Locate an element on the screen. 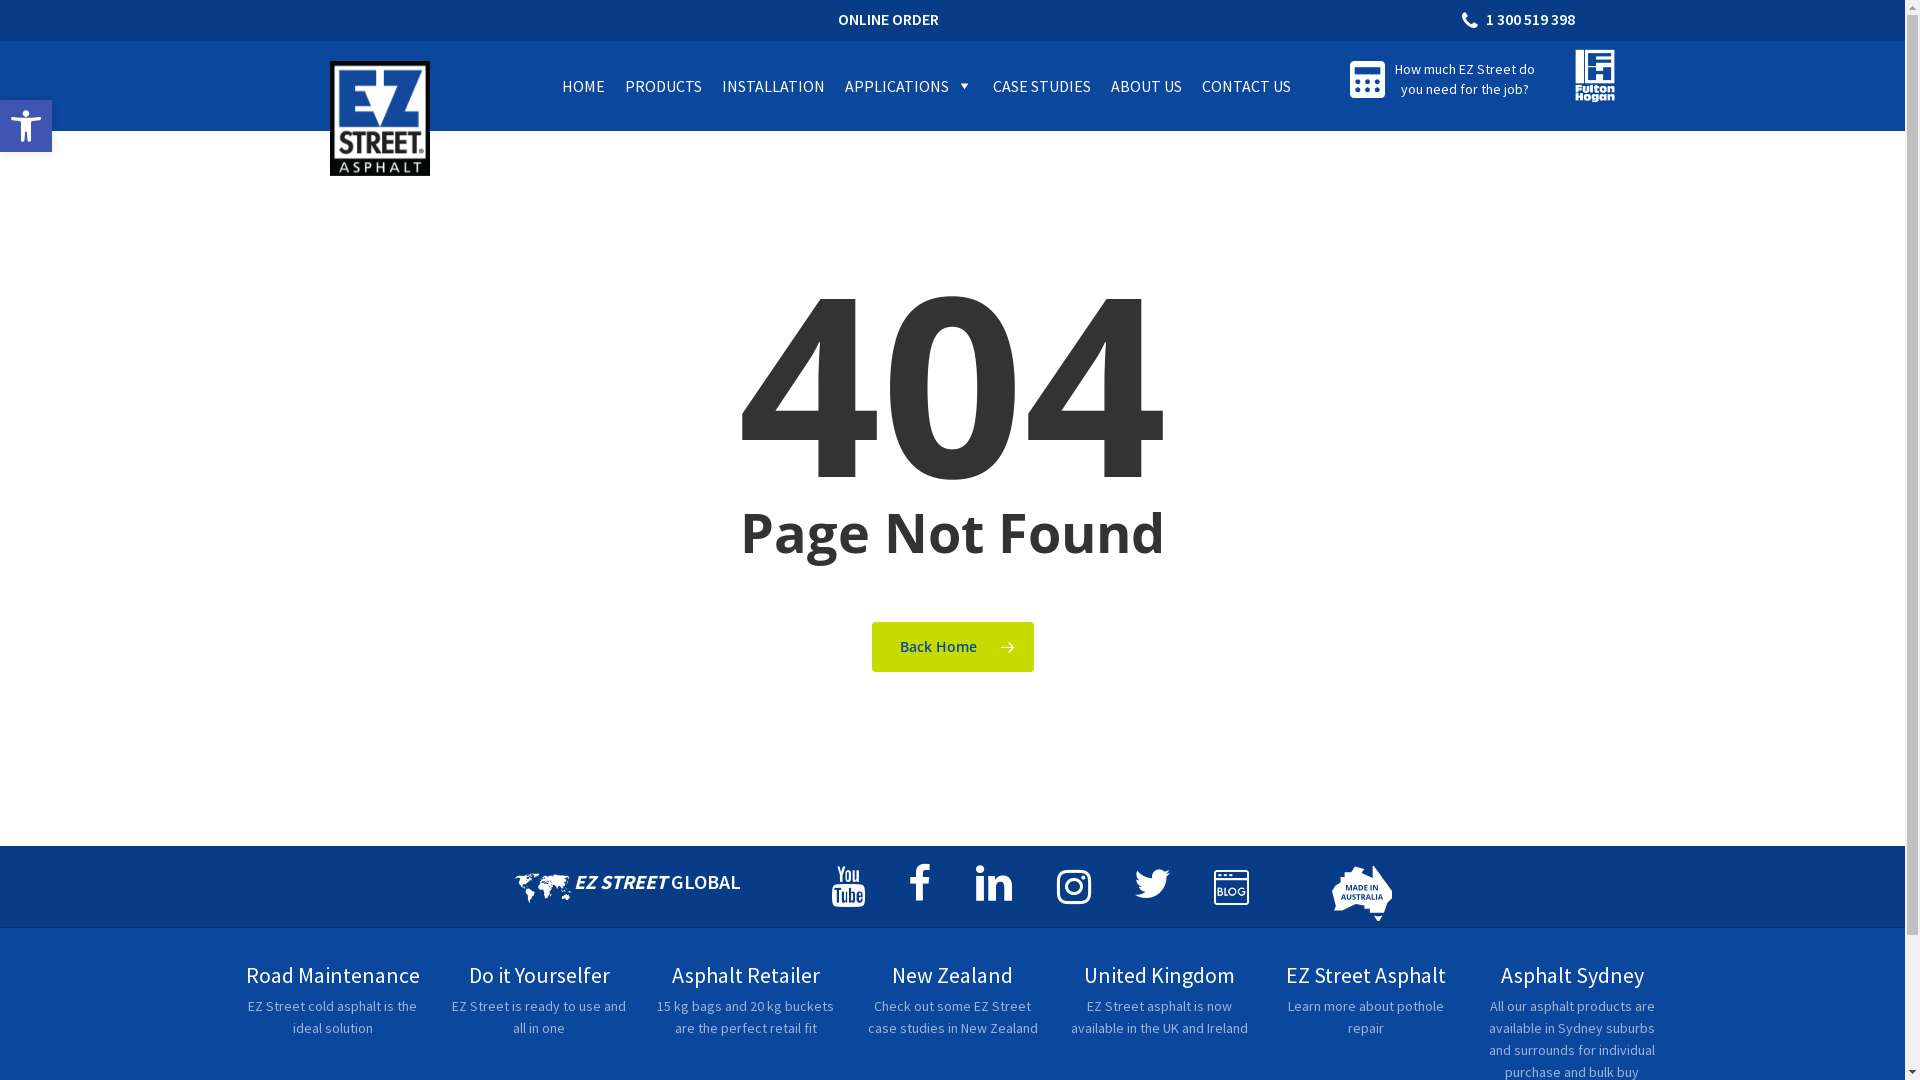  'PRODUCTS' is located at coordinates (663, 84).